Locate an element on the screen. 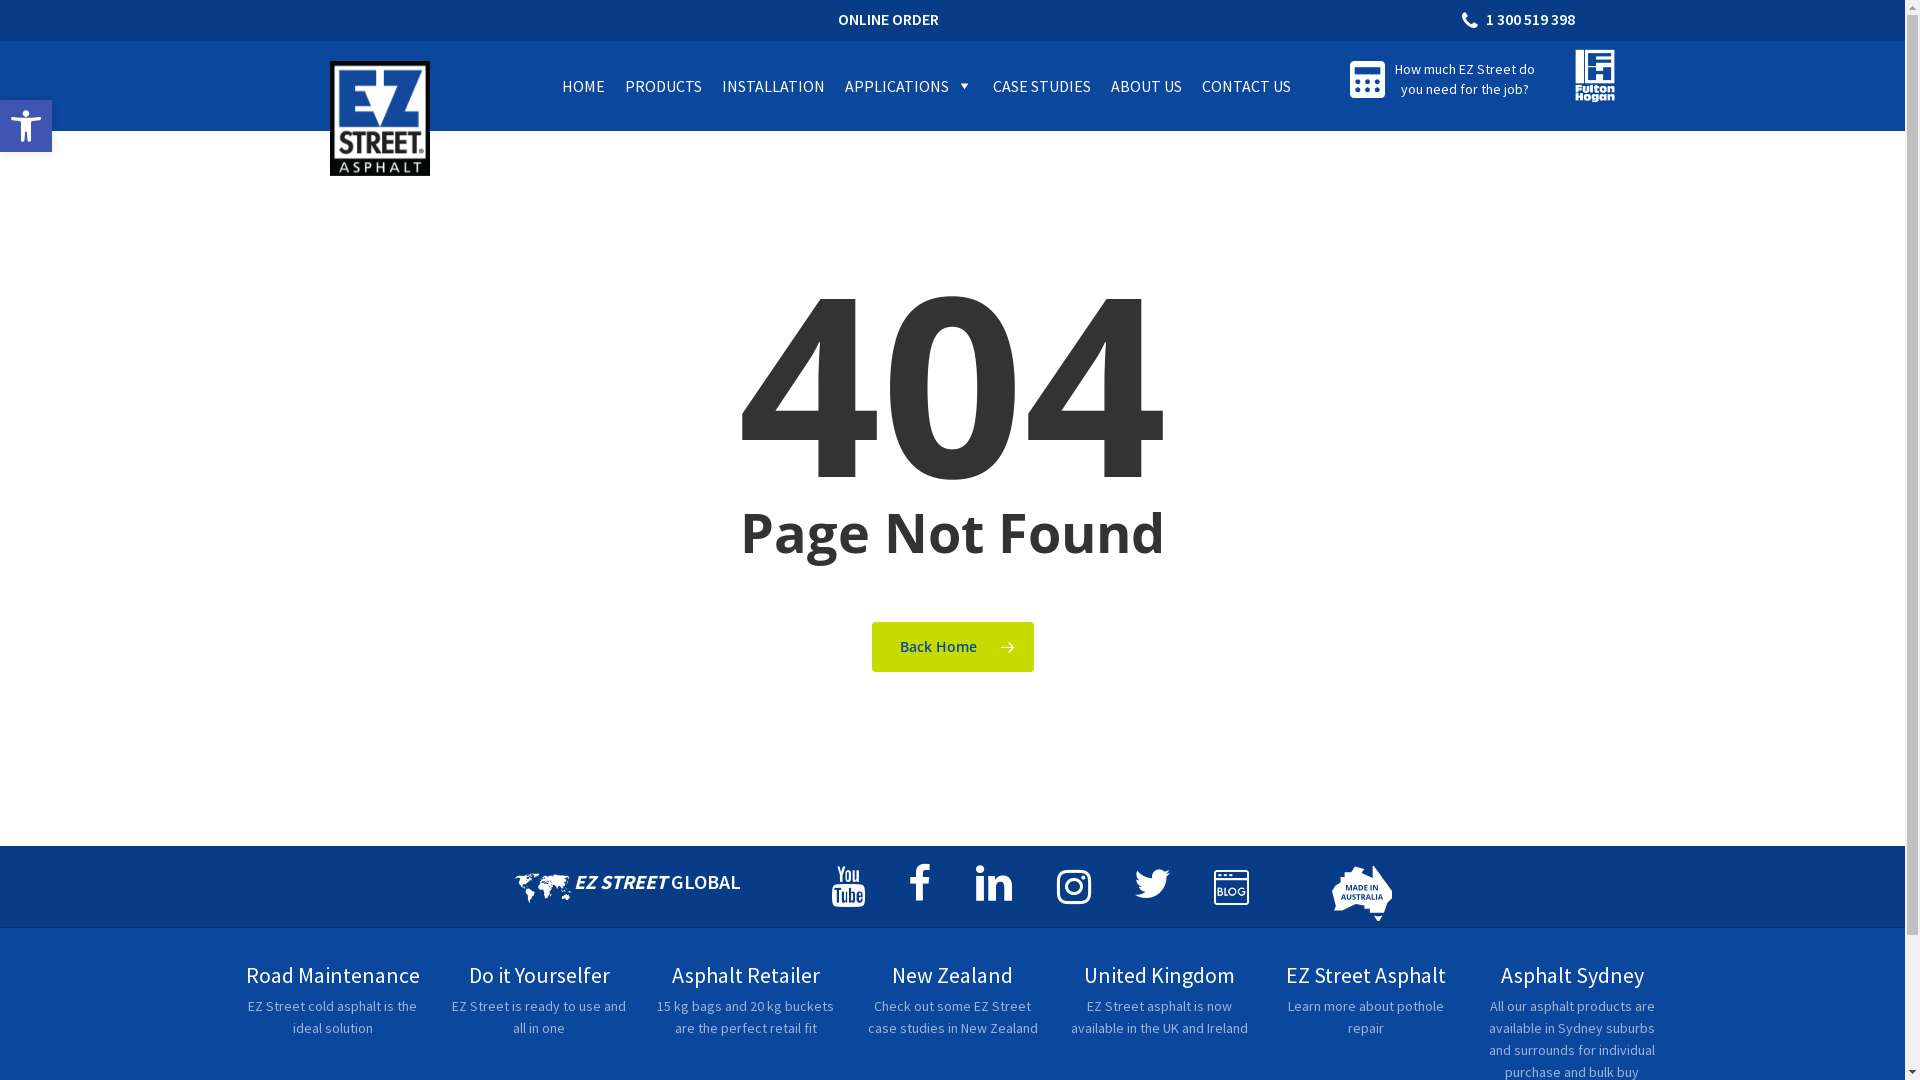  'PRODUCTS' is located at coordinates (663, 84).